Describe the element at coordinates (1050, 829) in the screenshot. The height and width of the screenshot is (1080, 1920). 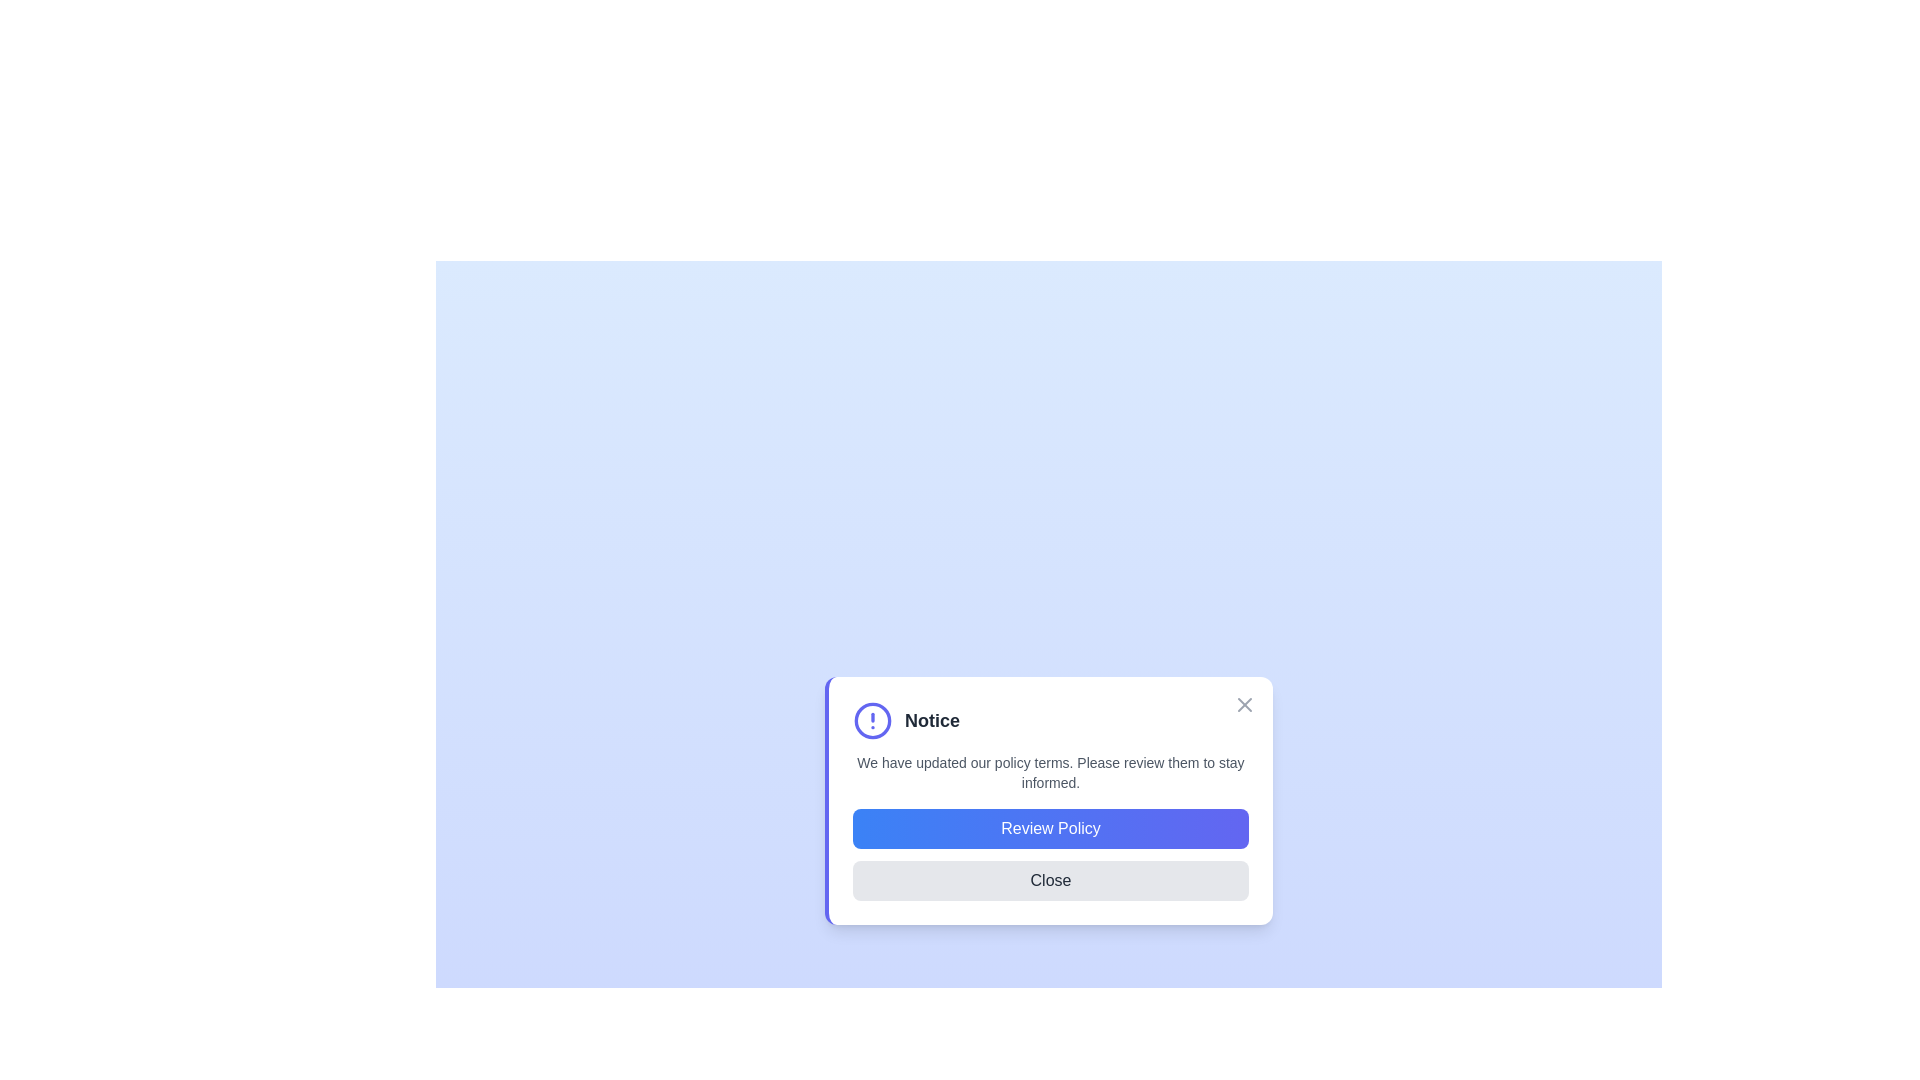
I see `the 'Review Policy' button` at that location.